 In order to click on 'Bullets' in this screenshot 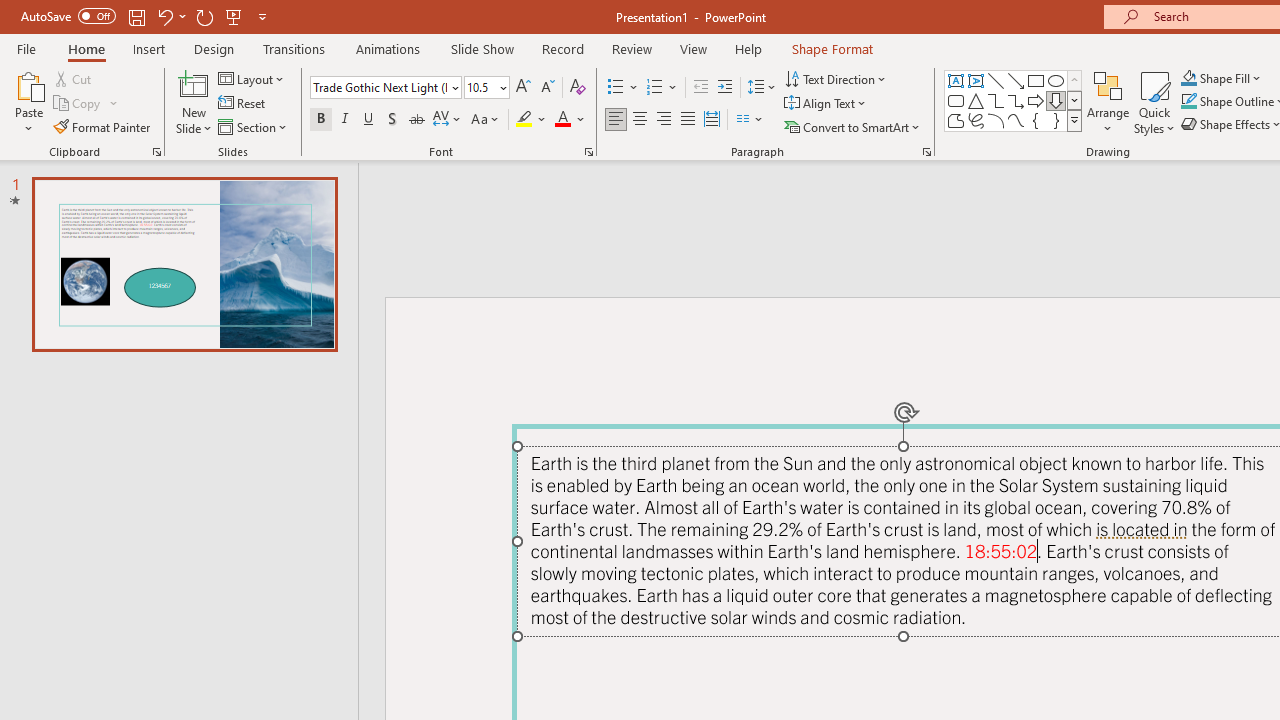, I will do `click(615, 86)`.